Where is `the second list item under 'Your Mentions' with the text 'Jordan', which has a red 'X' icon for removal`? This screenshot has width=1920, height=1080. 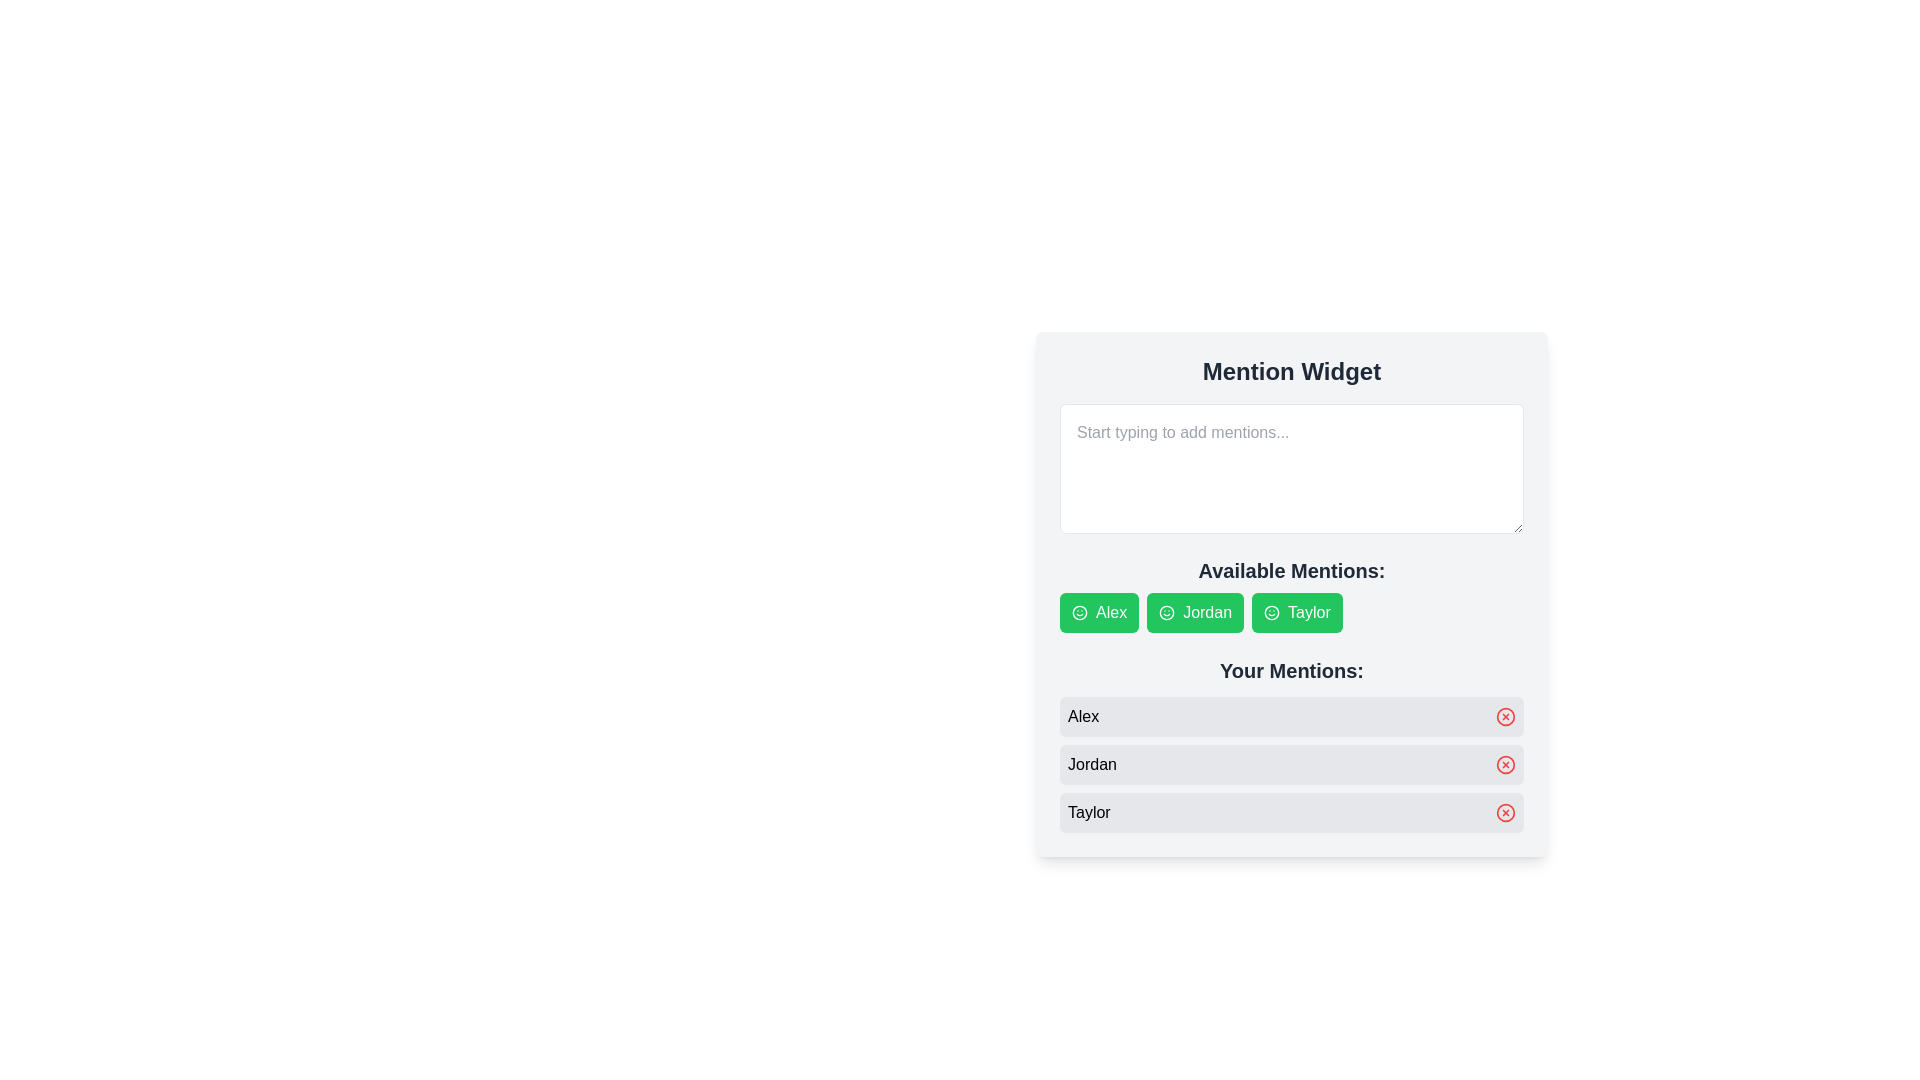 the second list item under 'Your Mentions' with the text 'Jordan', which has a red 'X' icon for removal is located at coordinates (1291, 764).